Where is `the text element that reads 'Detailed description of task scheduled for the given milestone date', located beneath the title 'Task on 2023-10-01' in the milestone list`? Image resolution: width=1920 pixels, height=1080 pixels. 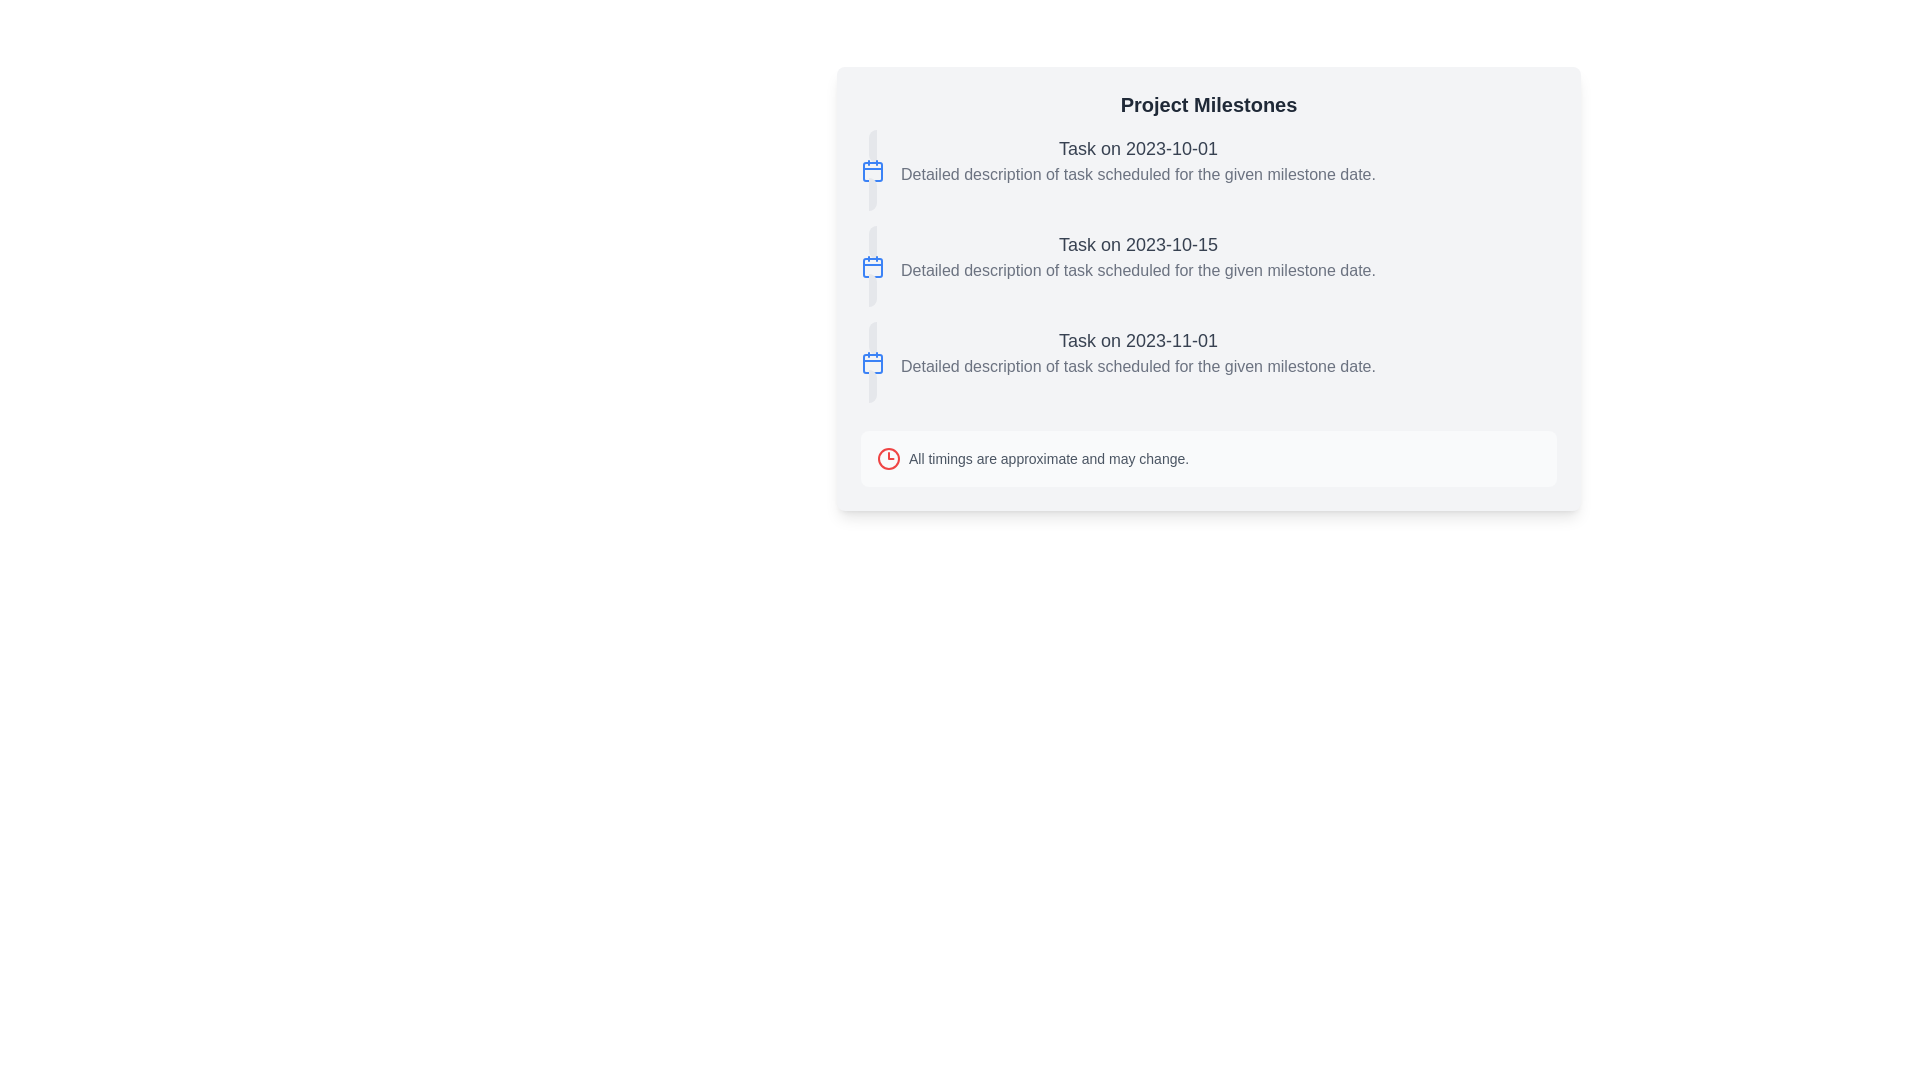
the text element that reads 'Detailed description of task scheduled for the given milestone date', located beneath the title 'Task on 2023-10-01' in the milestone list is located at coordinates (1138, 173).